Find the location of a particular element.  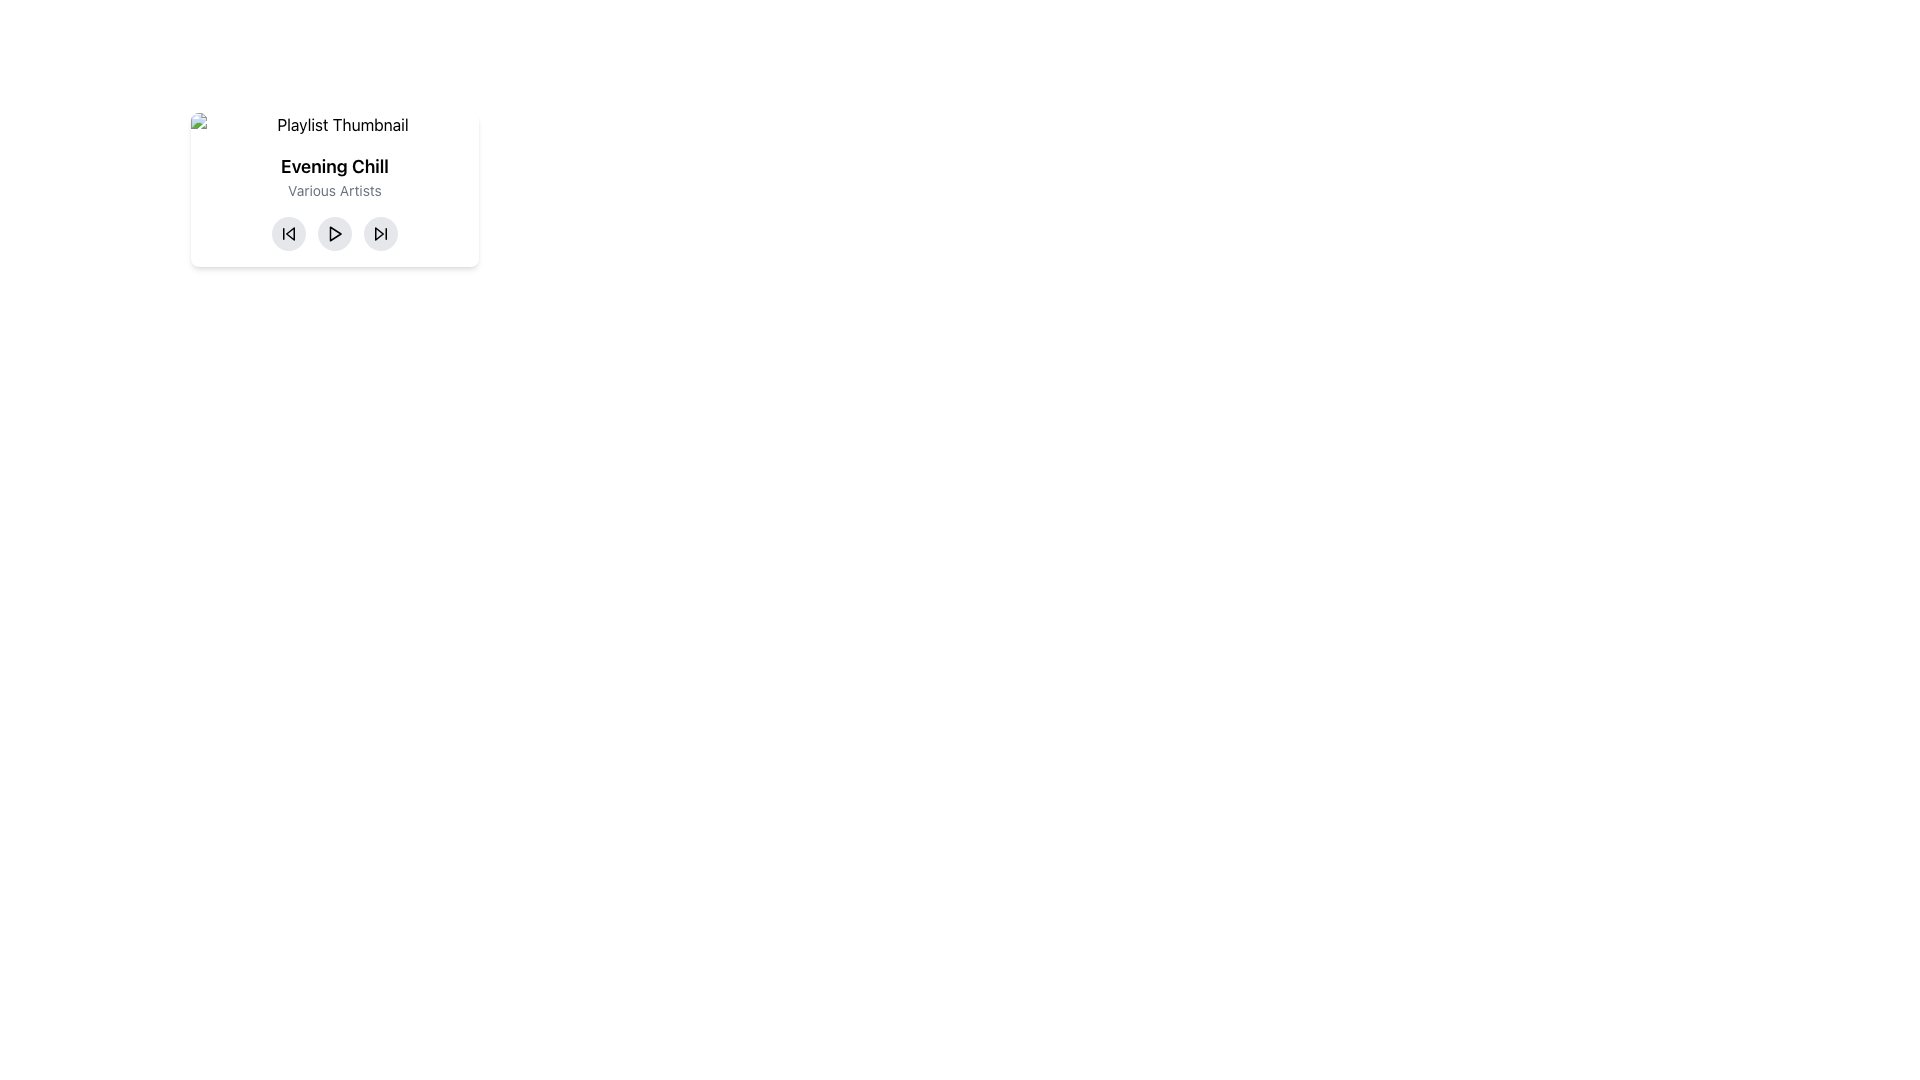

the circular button with a light gray background and a triangular play icon, located below the text 'Evening Chill' is located at coordinates (335, 233).